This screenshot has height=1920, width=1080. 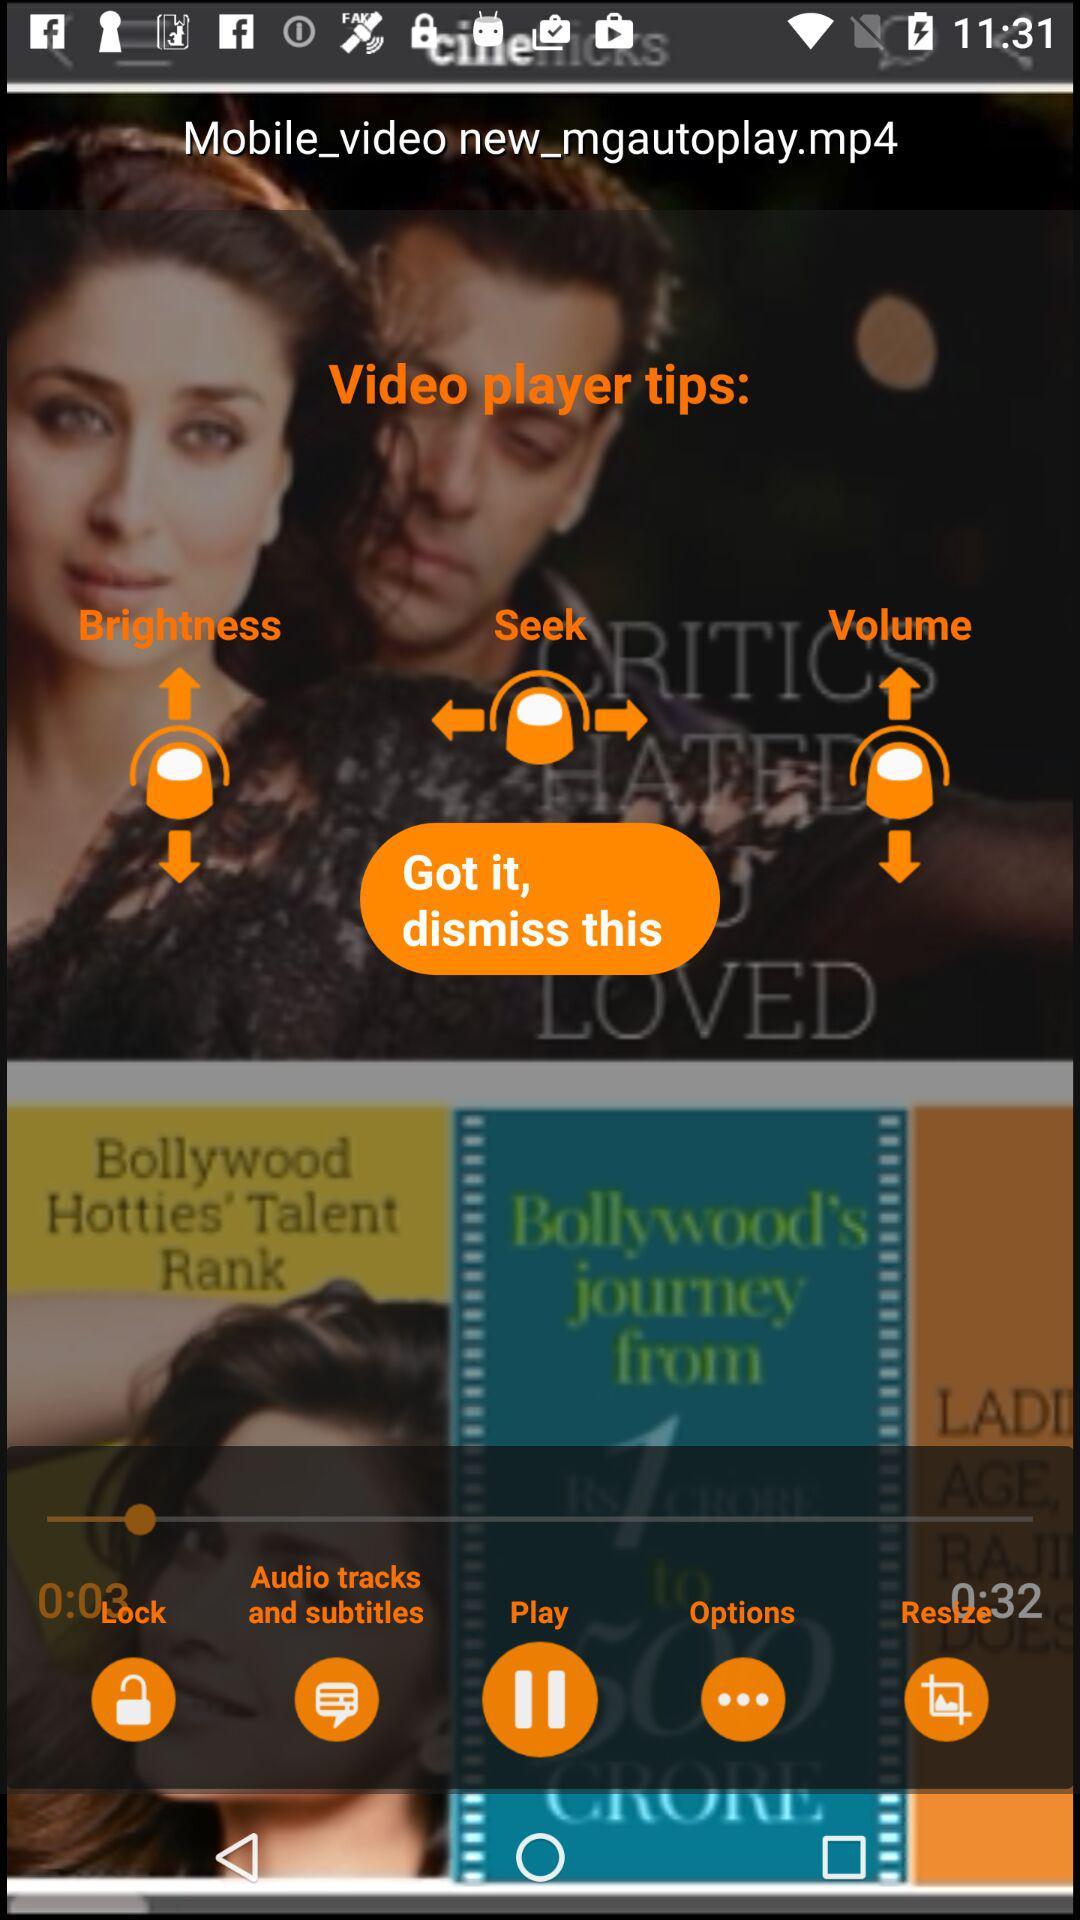 What do you see at coordinates (945, 1698) in the screenshot?
I see `resizes the app` at bounding box center [945, 1698].